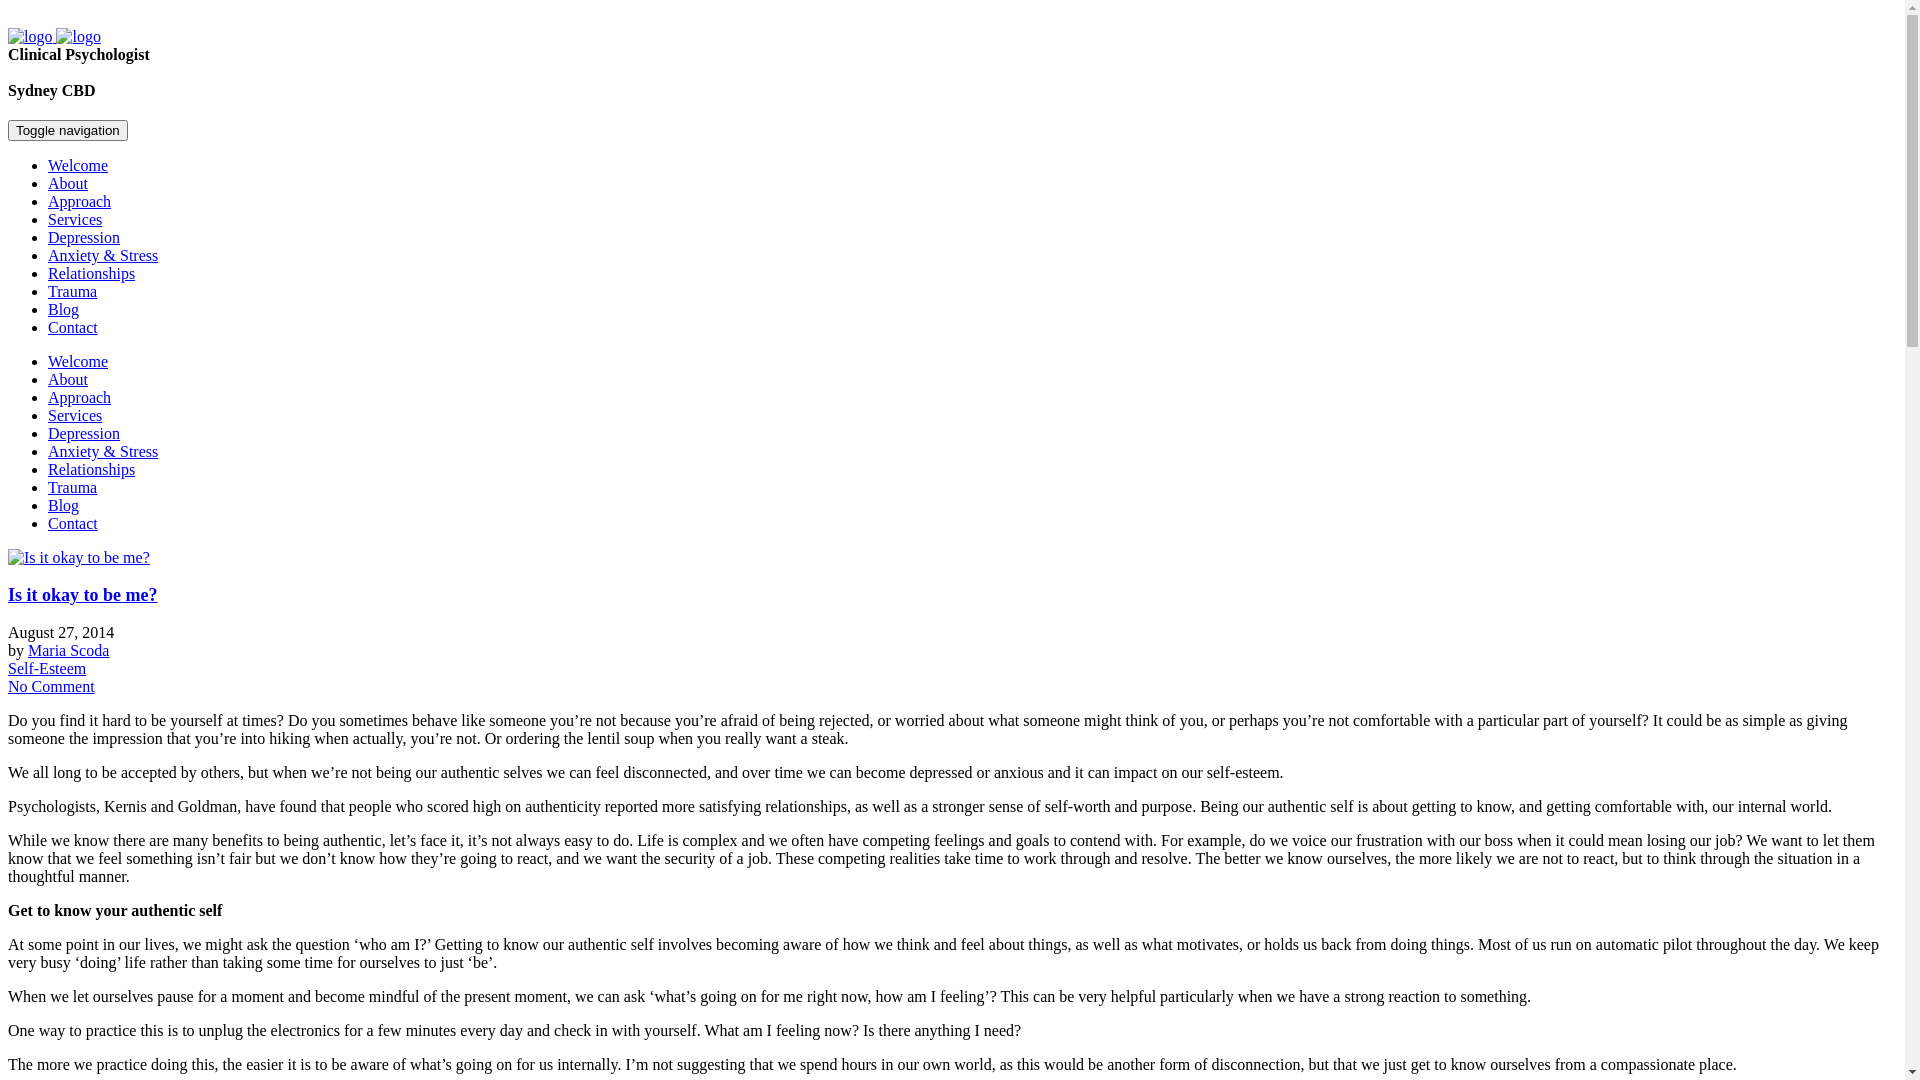 The height and width of the screenshot is (1080, 1920). Describe the element at coordinates (48, 414) in the screenshot. I see `'Services'` at that location.